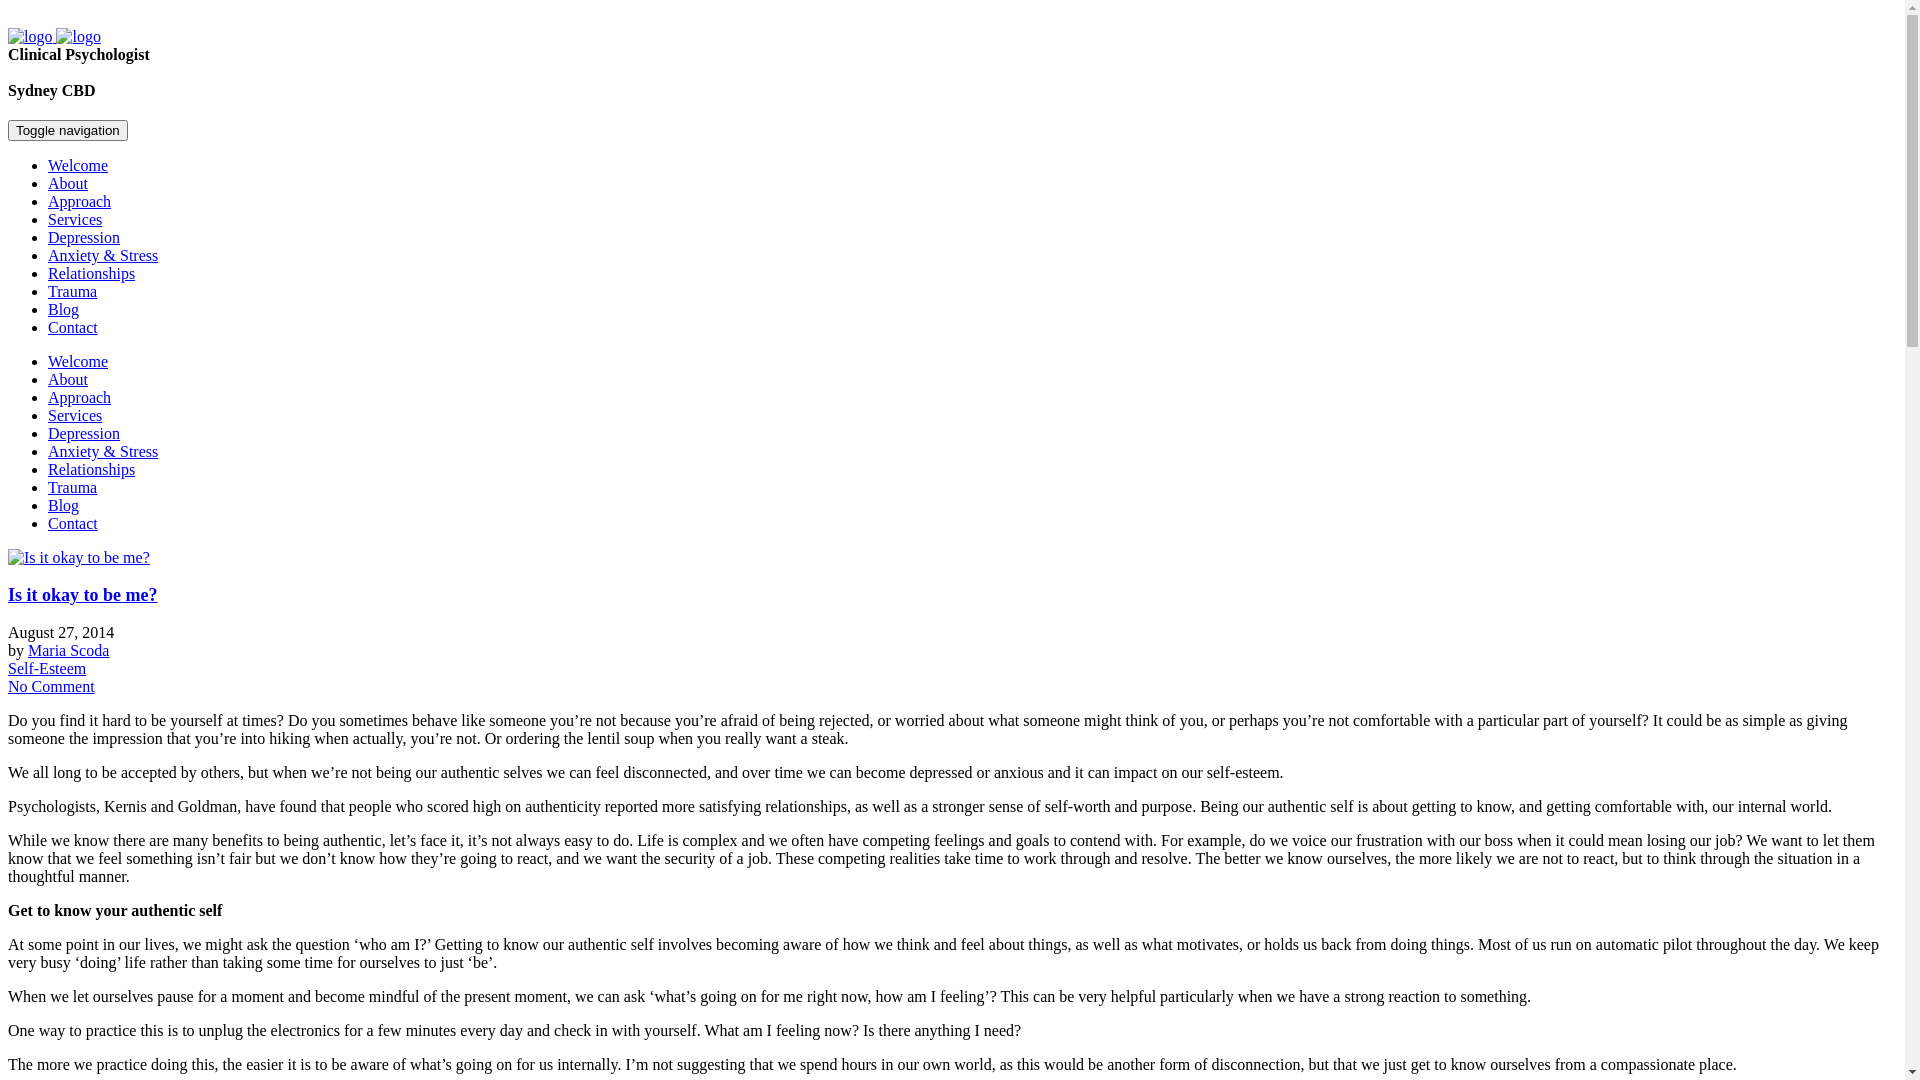 The height and width of the screenshot is (1080, 1920). Describe the element at coordinates (48, 414) in the screenshot. I see `'Services'` at that location.